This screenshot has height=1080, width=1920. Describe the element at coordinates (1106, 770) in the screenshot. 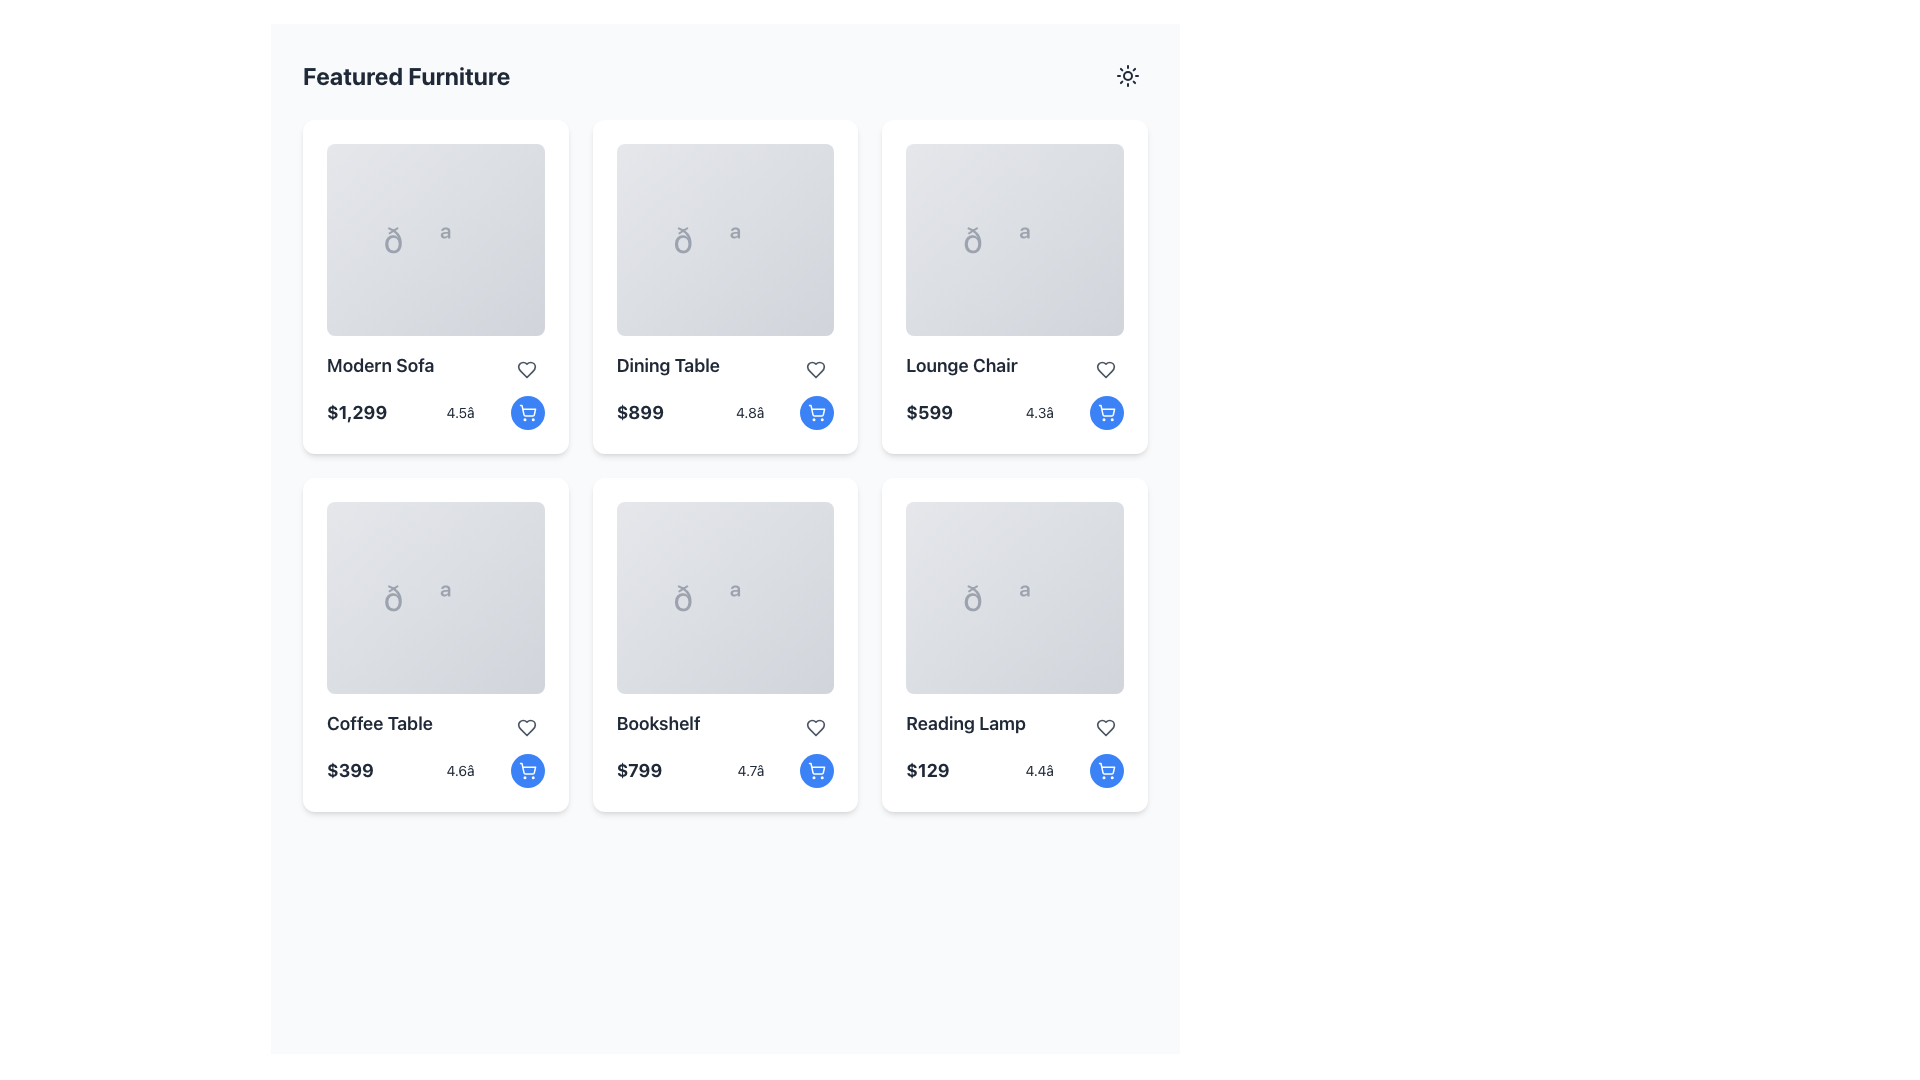

I see `the shopping cart icon button located at the bottom-right corner of the 'Reading Lamp' product card` at that location.